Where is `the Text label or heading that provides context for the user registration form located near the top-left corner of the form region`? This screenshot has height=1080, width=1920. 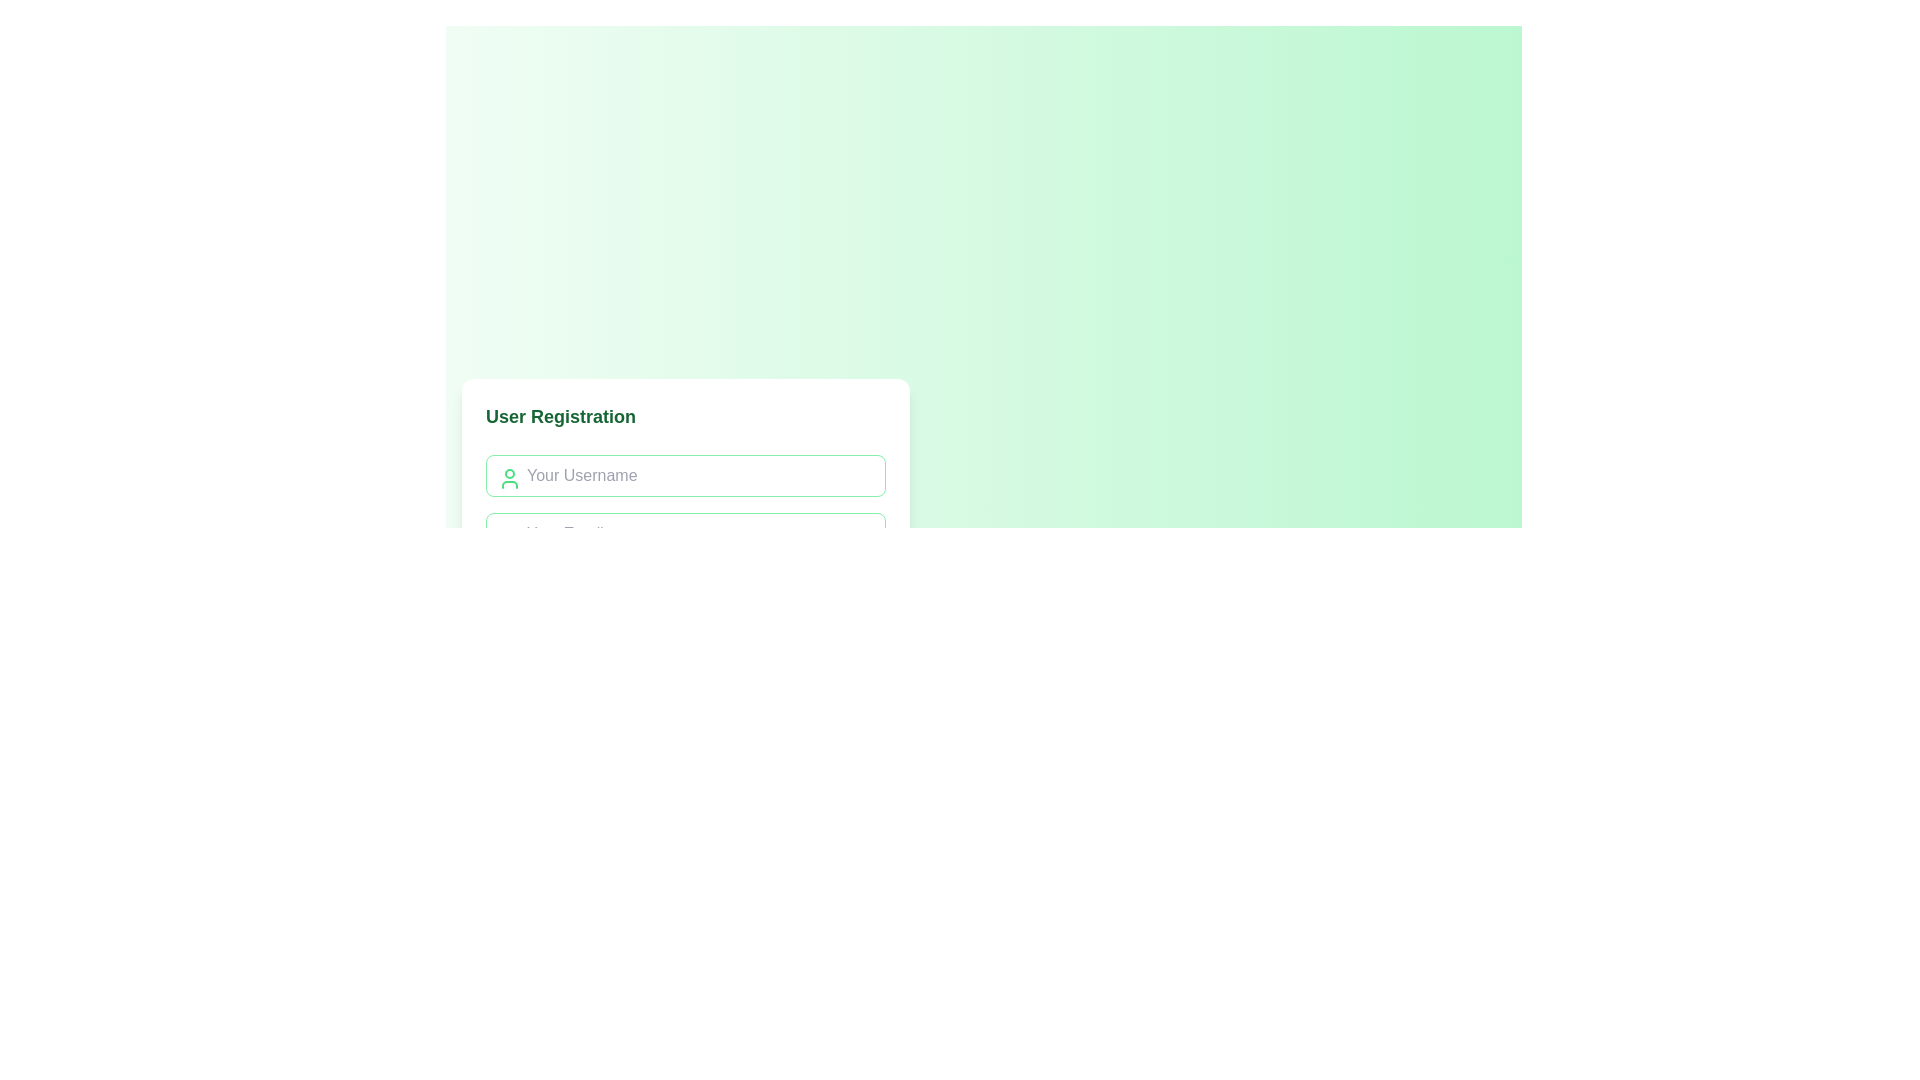
the Text label or heading that provides context for the user registration form located near the top-left corner of the form region is located at coordinates (560, 415).